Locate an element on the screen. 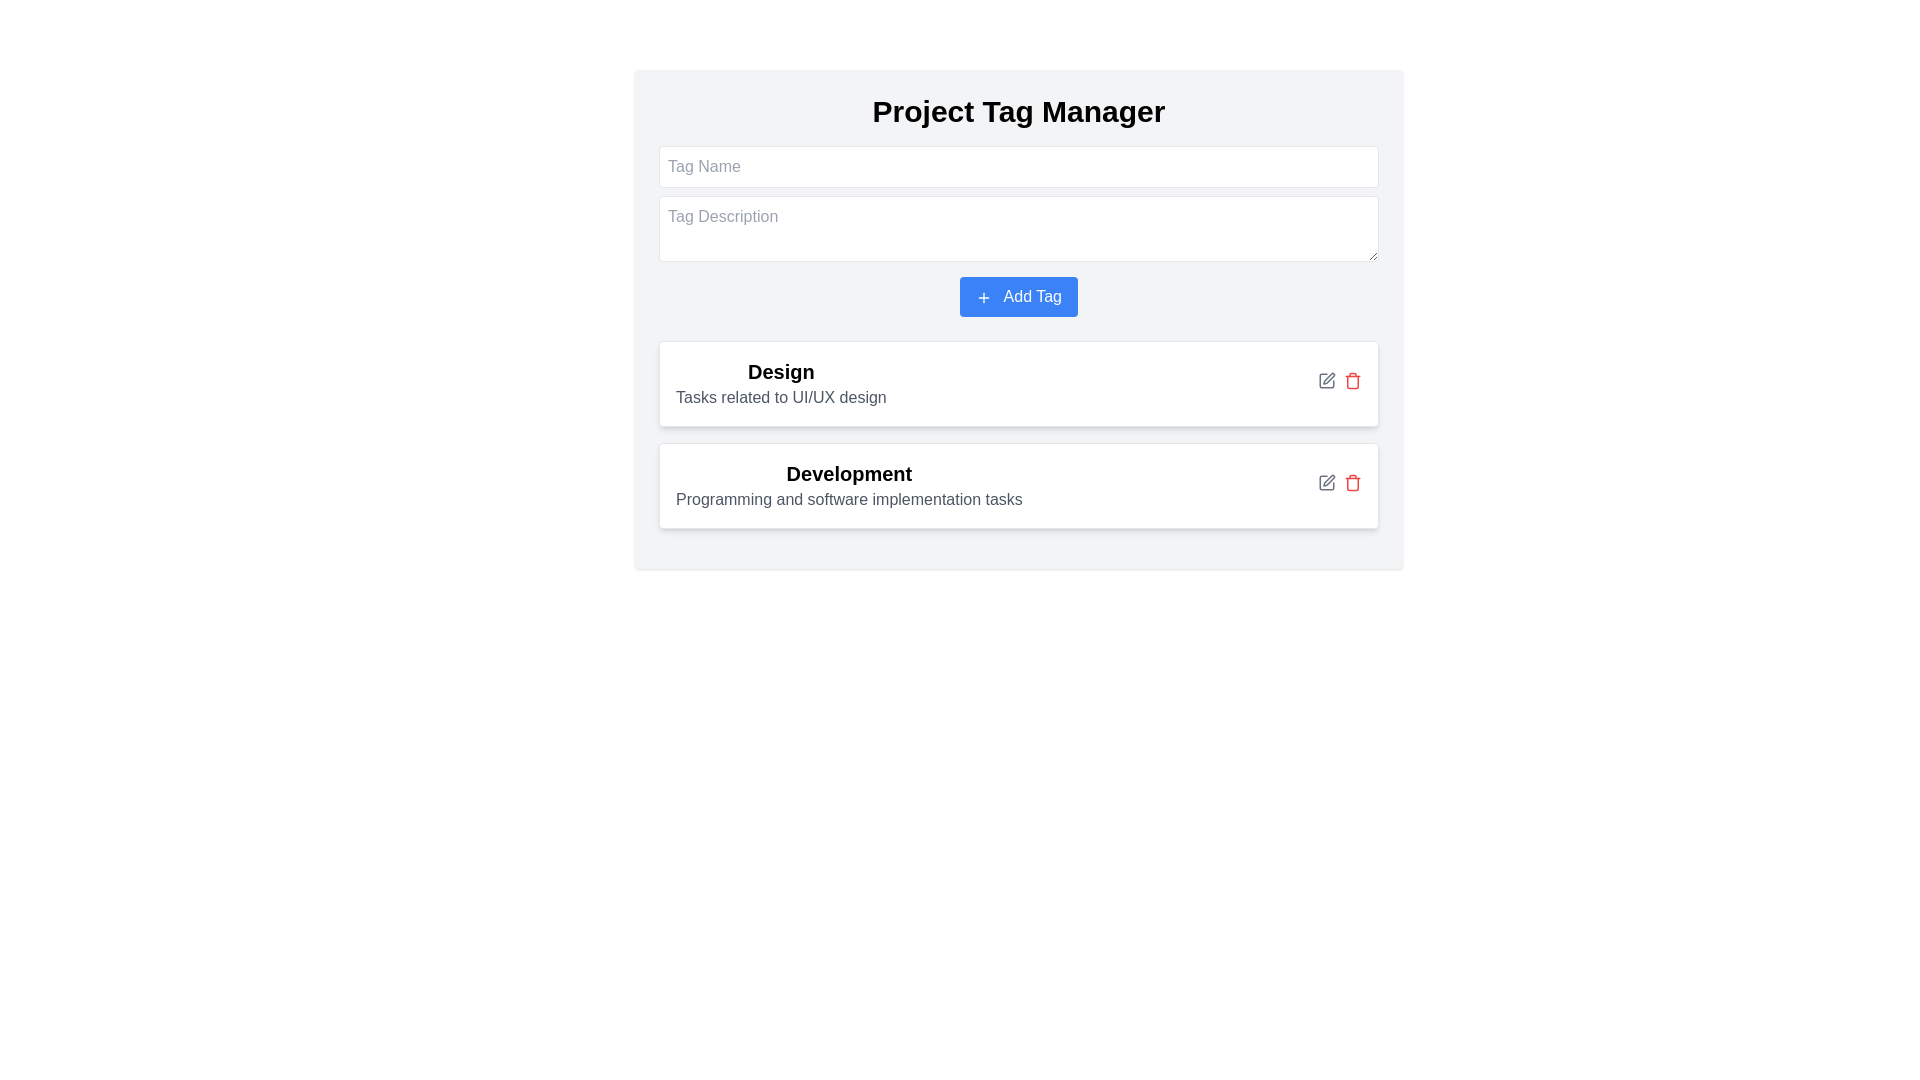 This screenshot has width=1920, height=1080. the 'Tag Description' input field to observe any visual state changes such as focus highlighting is located at coordinates (1018, 227).